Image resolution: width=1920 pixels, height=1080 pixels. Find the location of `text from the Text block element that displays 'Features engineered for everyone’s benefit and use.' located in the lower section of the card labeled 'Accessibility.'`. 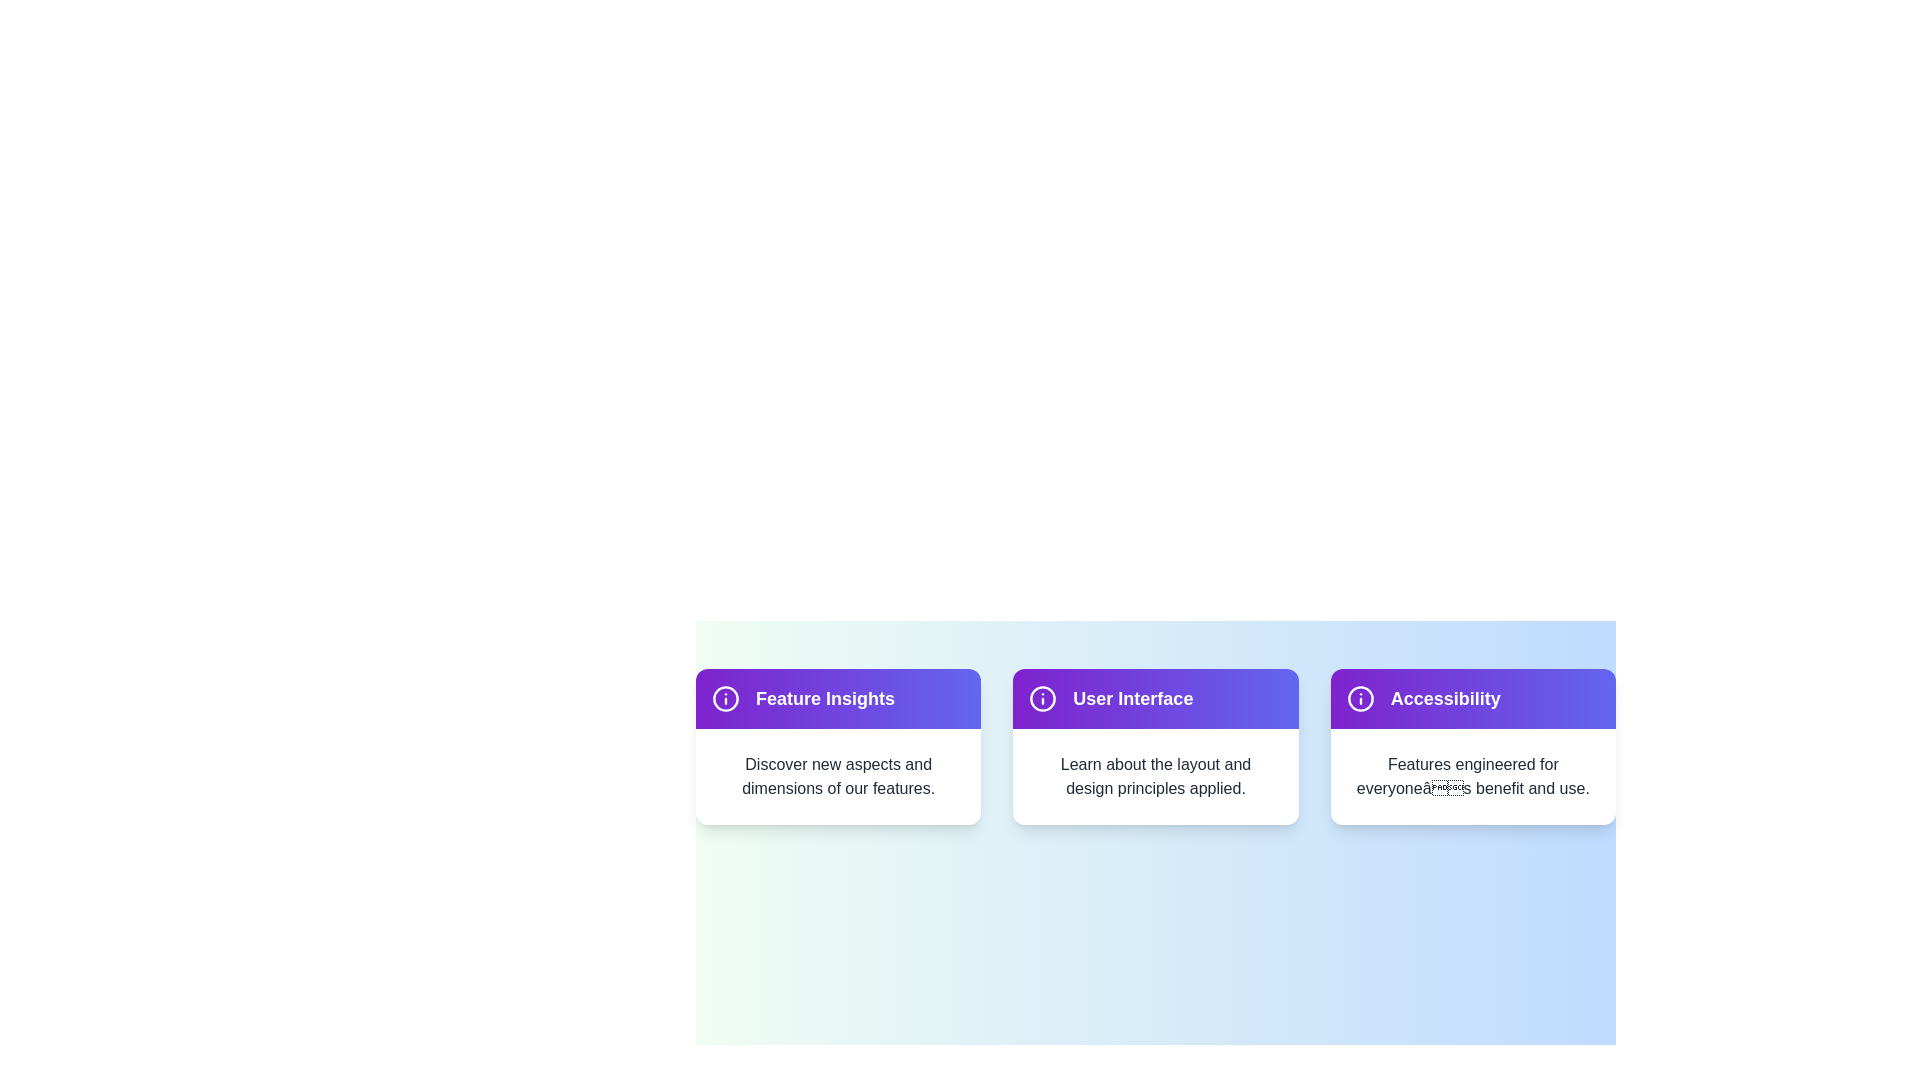

text from the Text block element that displays 'Features engineered for everyone’s benefit and use.' located in the lower section of the card labeled 'Accessibility.' is located at coordinates (1473, 775).